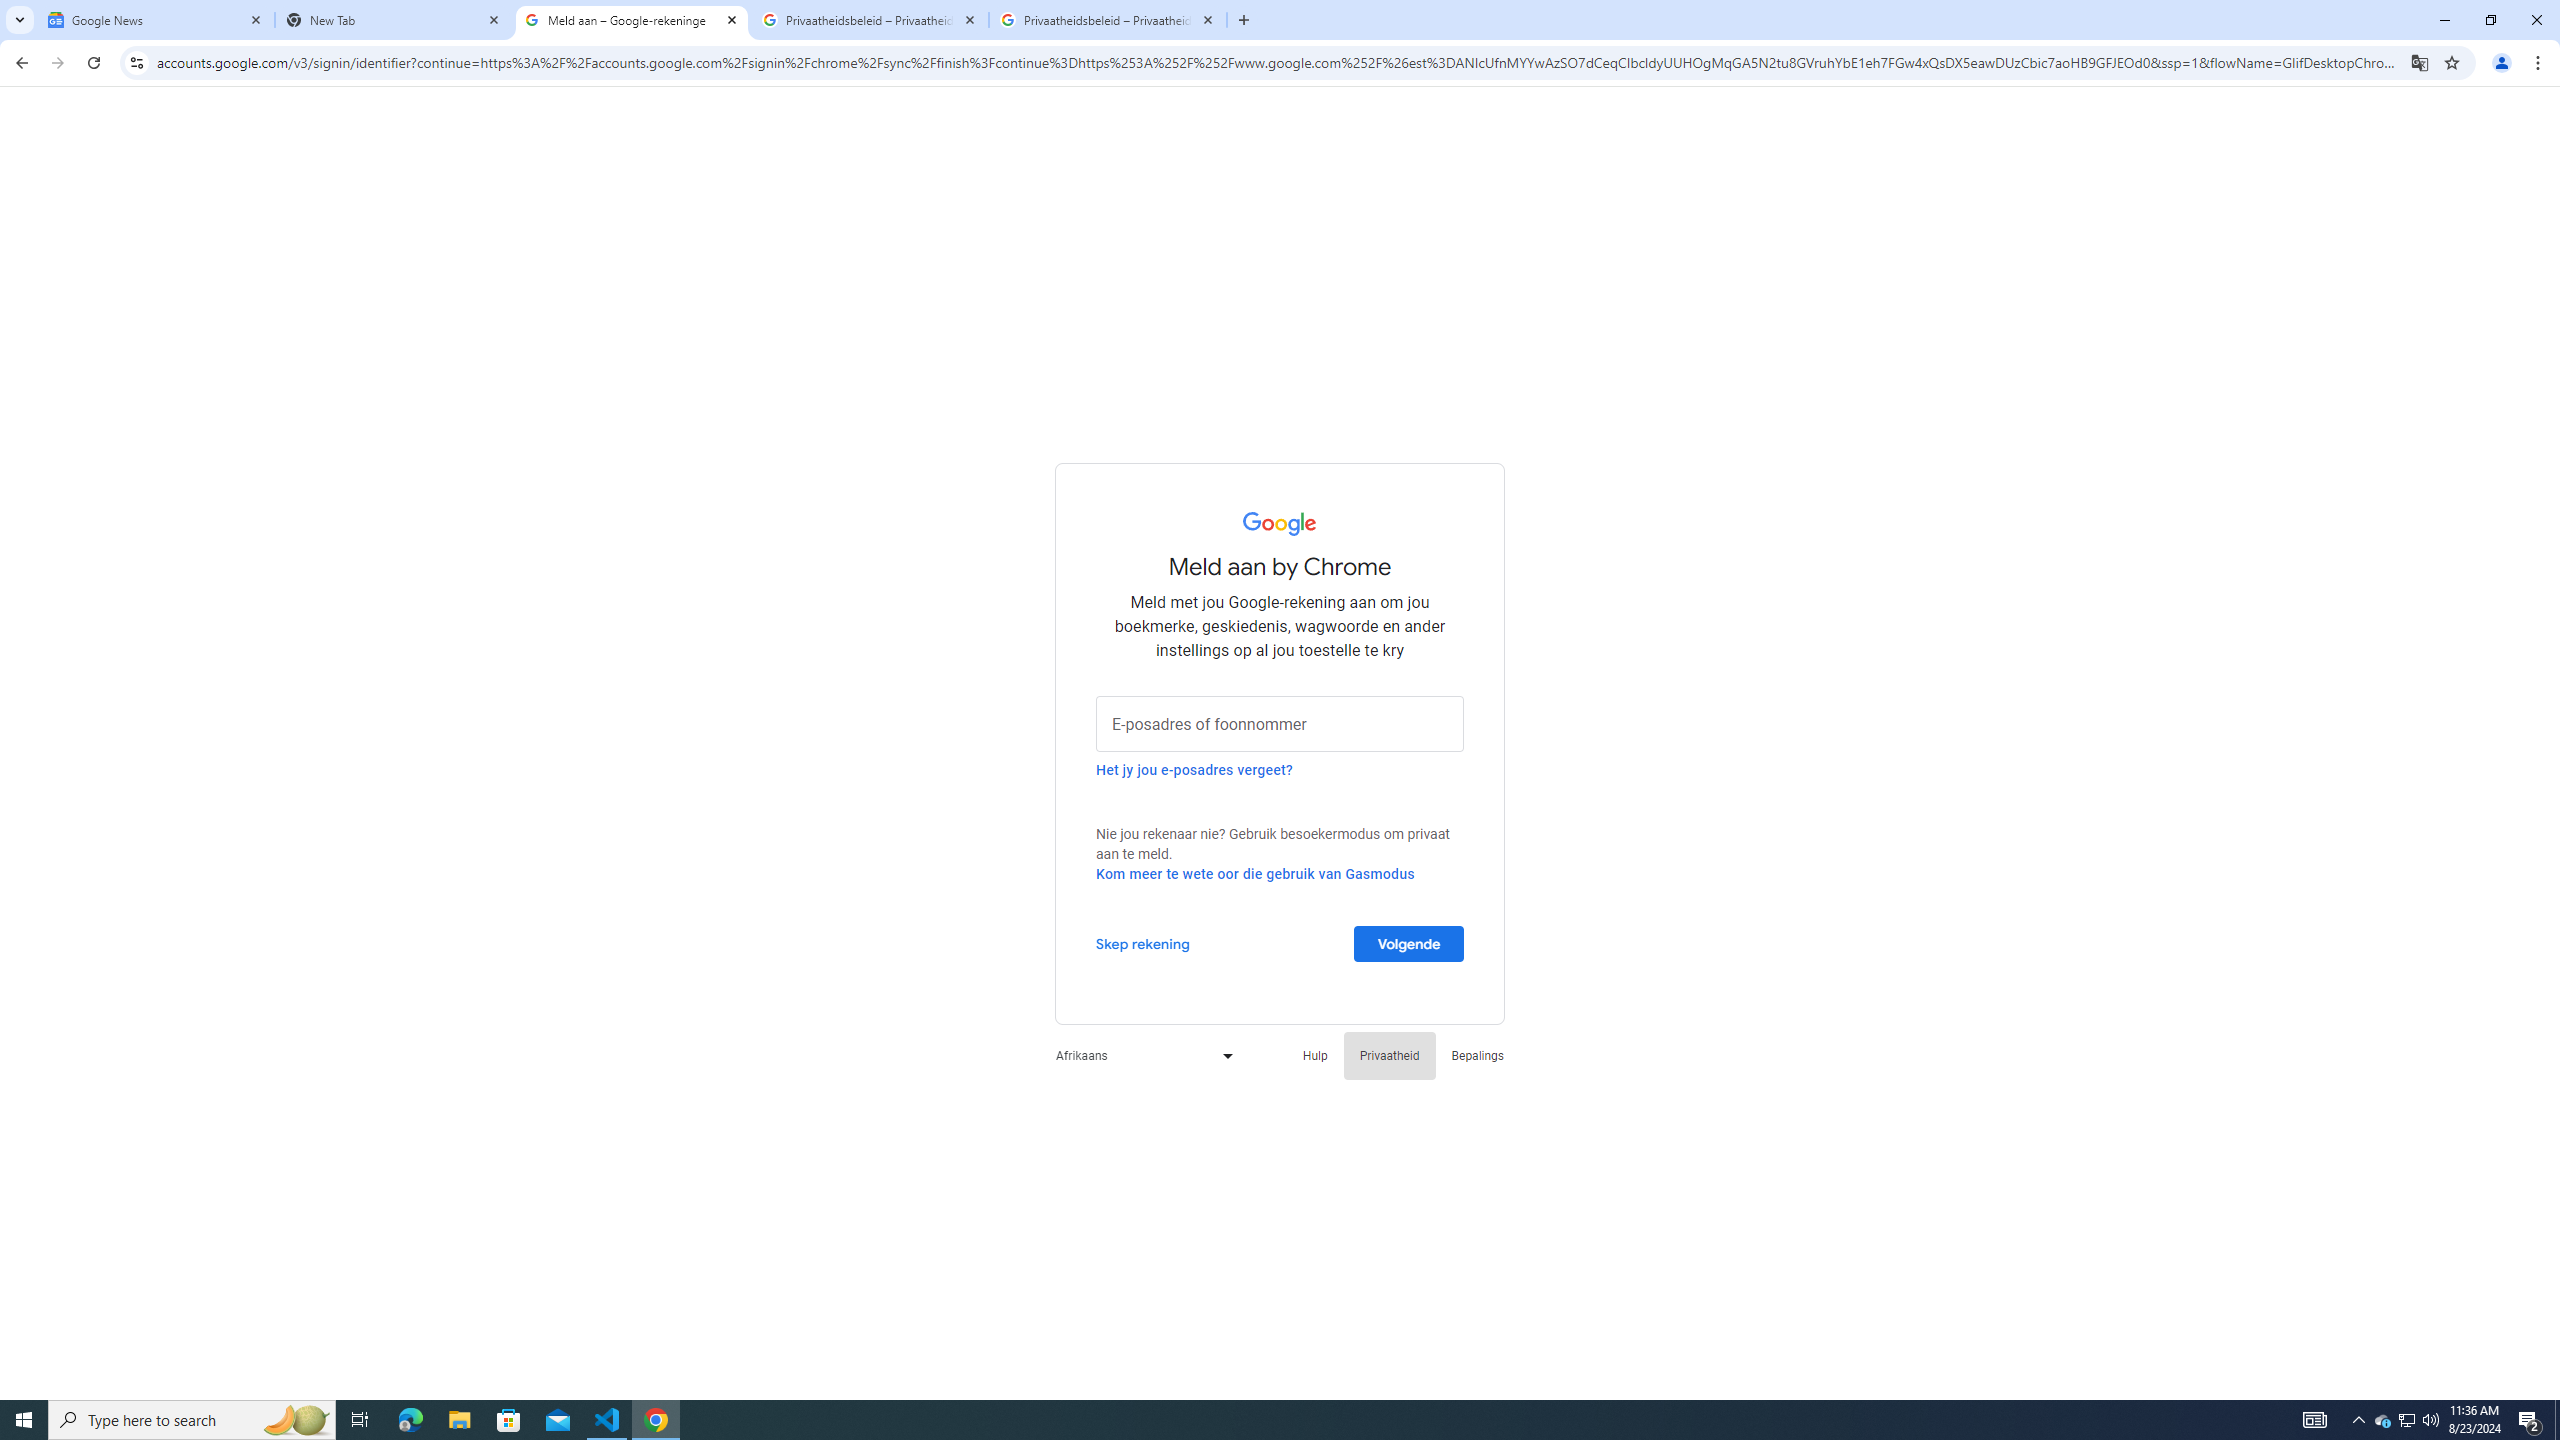  What do you see at coordinates (1138, 1054) in the screenshot?
I see `'Afrikaans'` at bounding box center [1138, 1054].